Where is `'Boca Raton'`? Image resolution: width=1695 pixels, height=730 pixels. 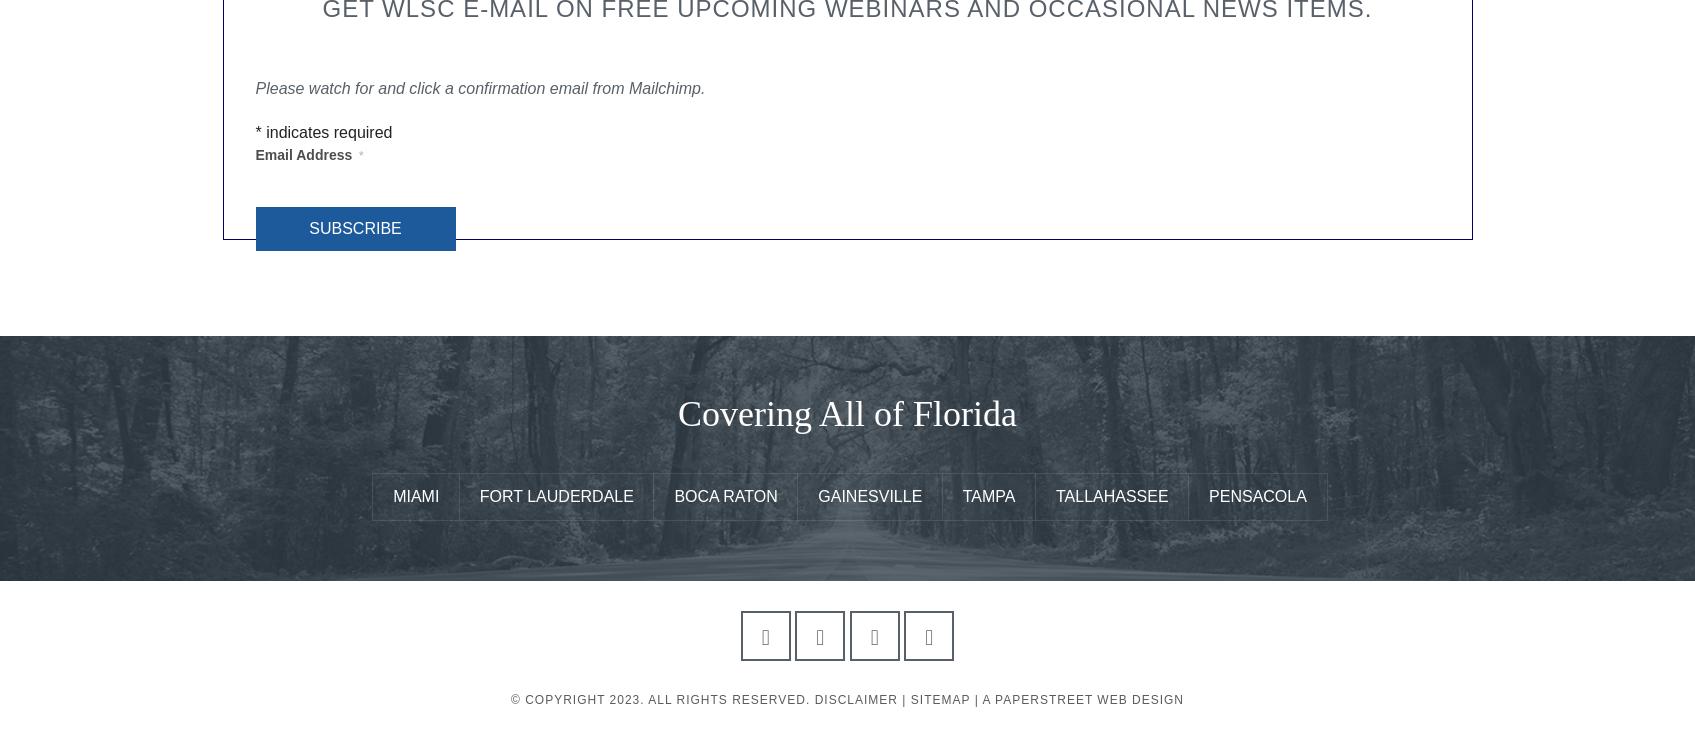 'Boca Raton' is located at coordinates (724, 495).